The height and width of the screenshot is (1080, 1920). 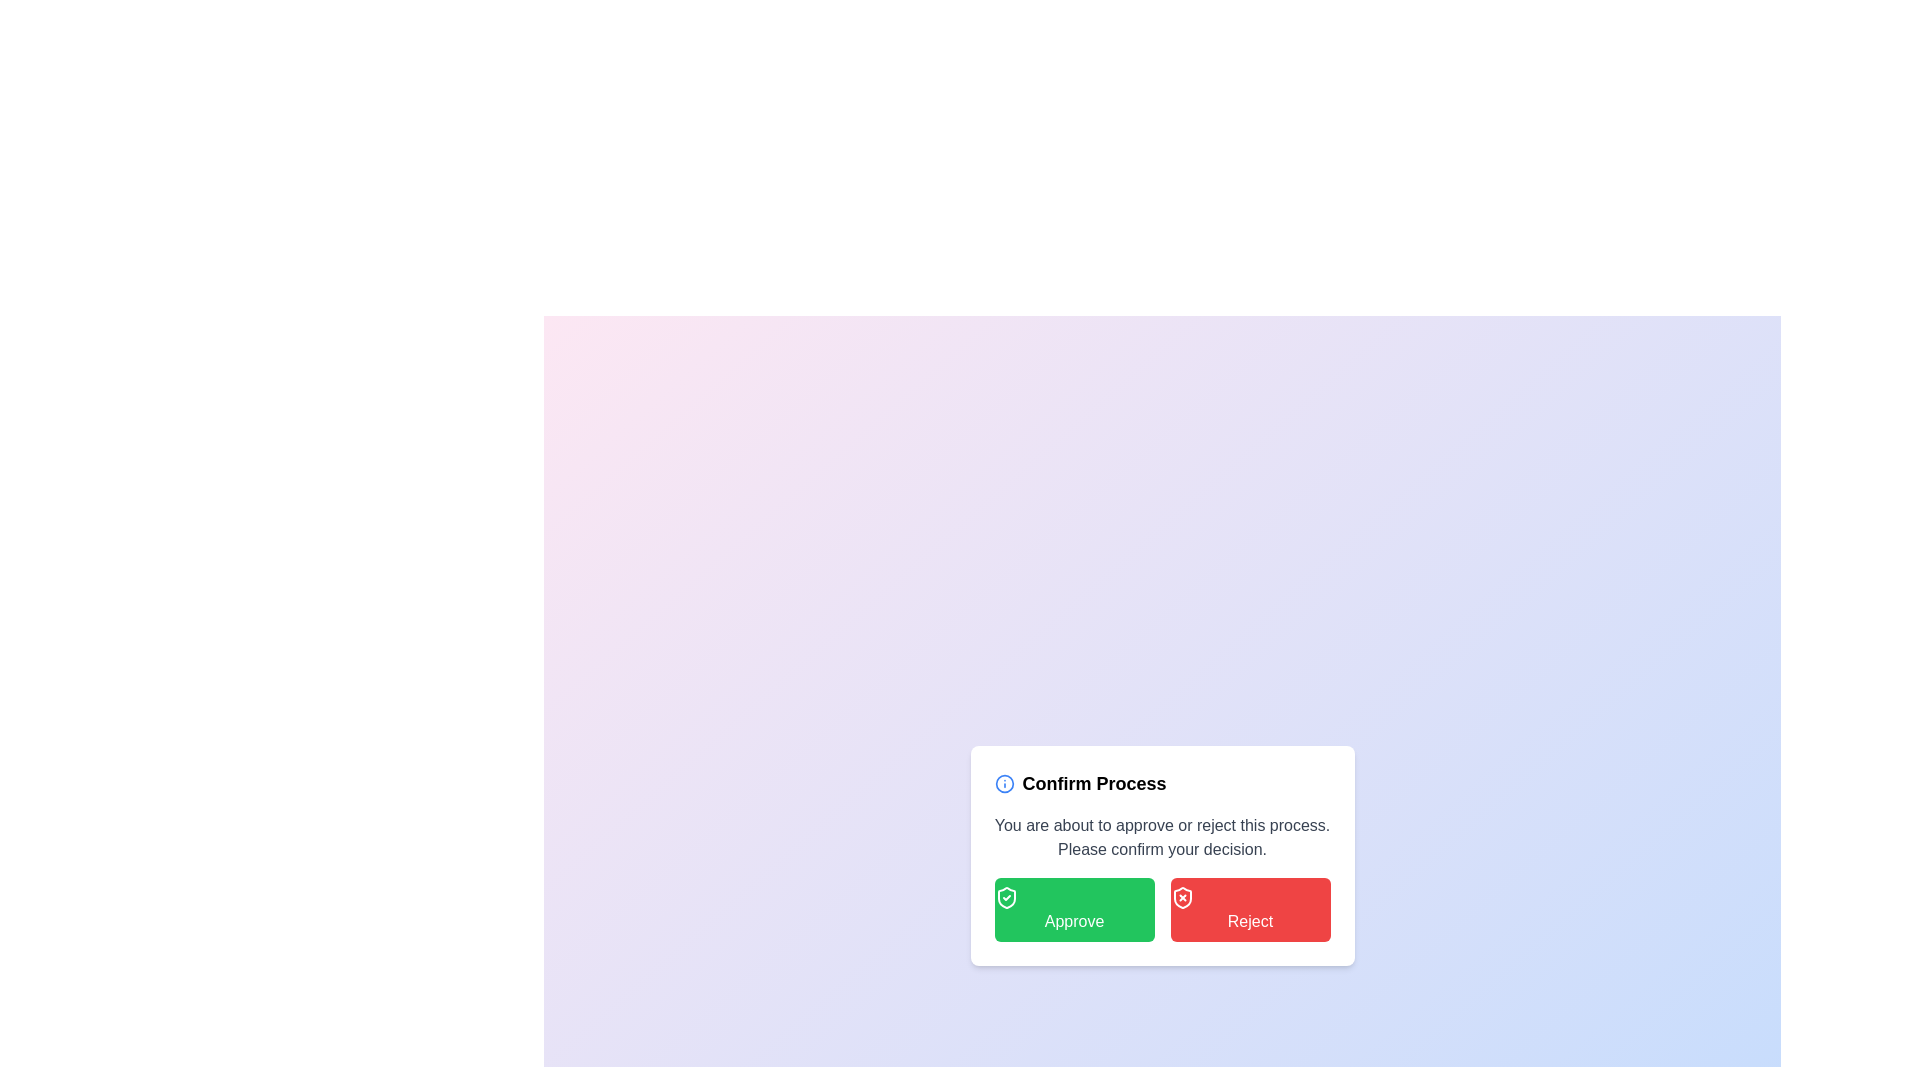 I want to click on the 'Reject' button, which is a rectangular button with a red background and white bold text, located at the lower-right part of the confirmation dialog box, so click(x=1249, y=910).